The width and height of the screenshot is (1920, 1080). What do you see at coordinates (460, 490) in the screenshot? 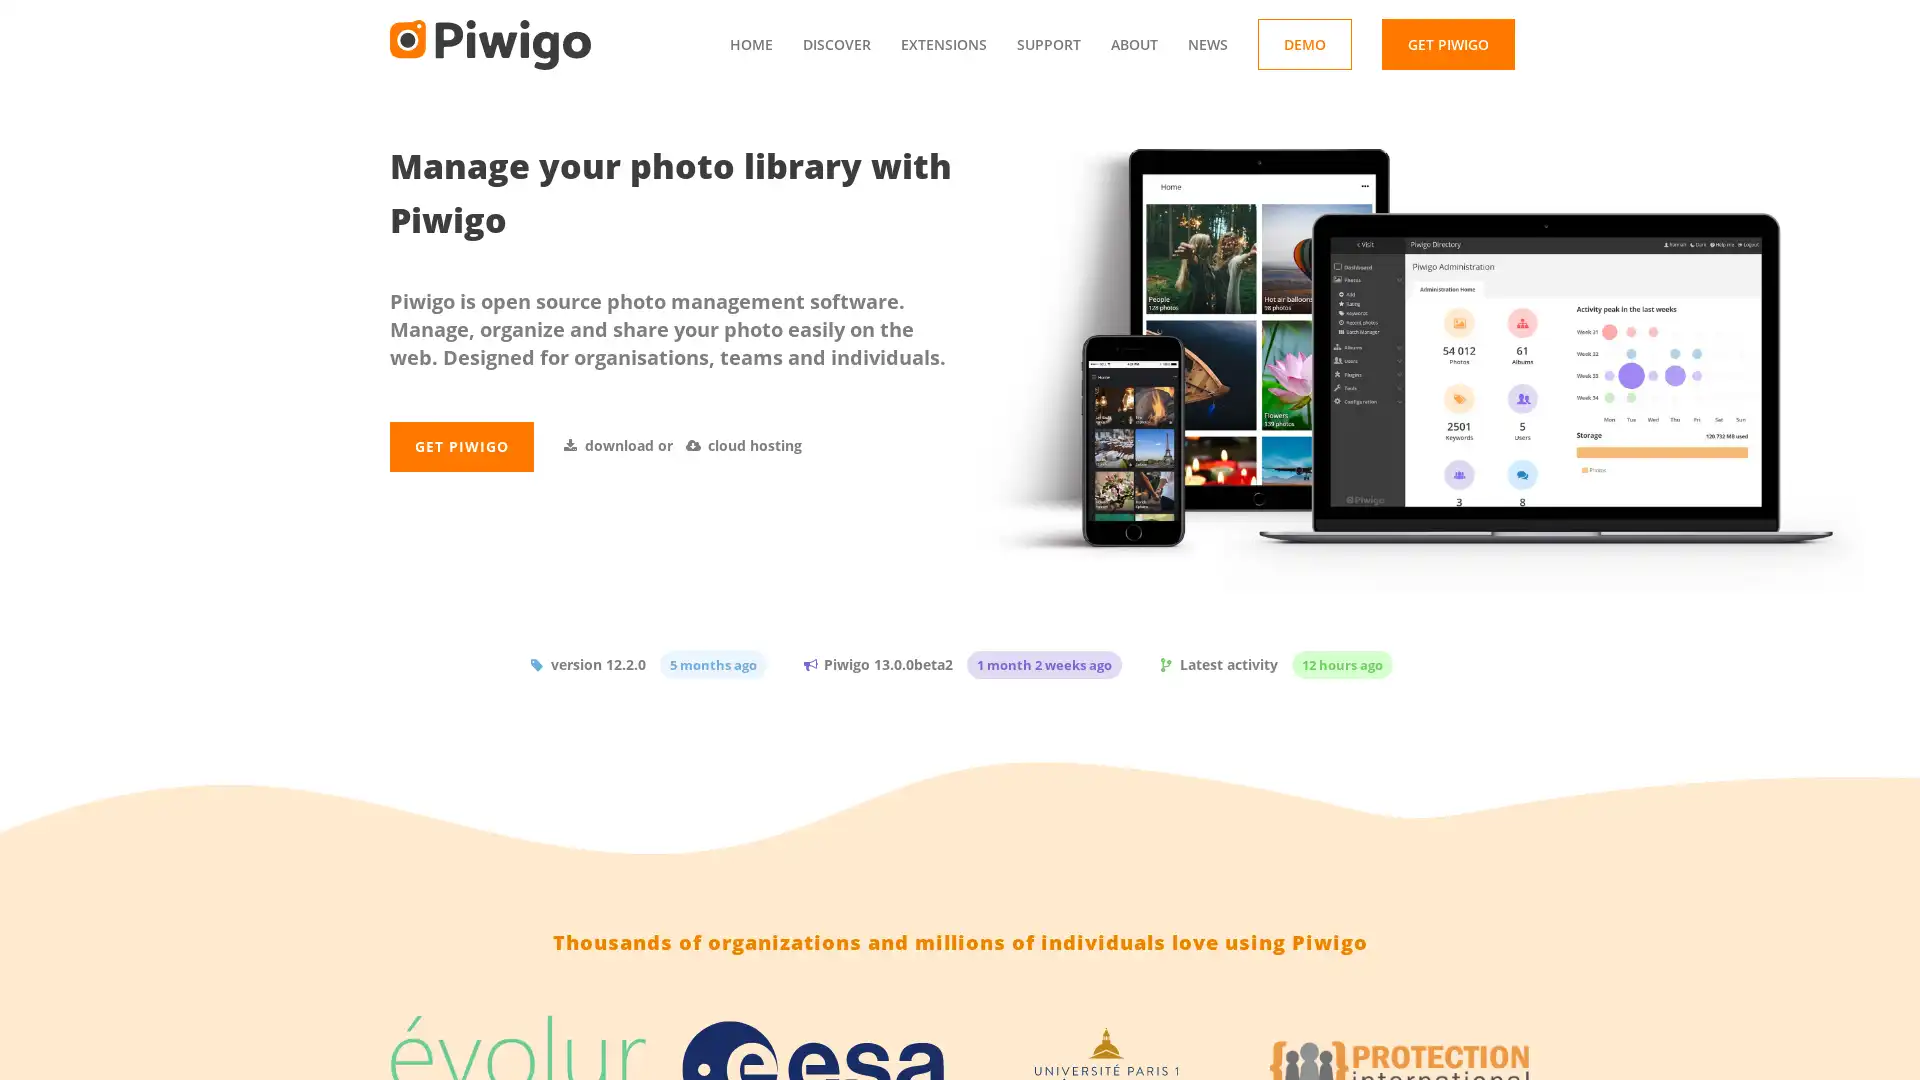
I see `GET PIWIGO` at bounding box center [460, 490].